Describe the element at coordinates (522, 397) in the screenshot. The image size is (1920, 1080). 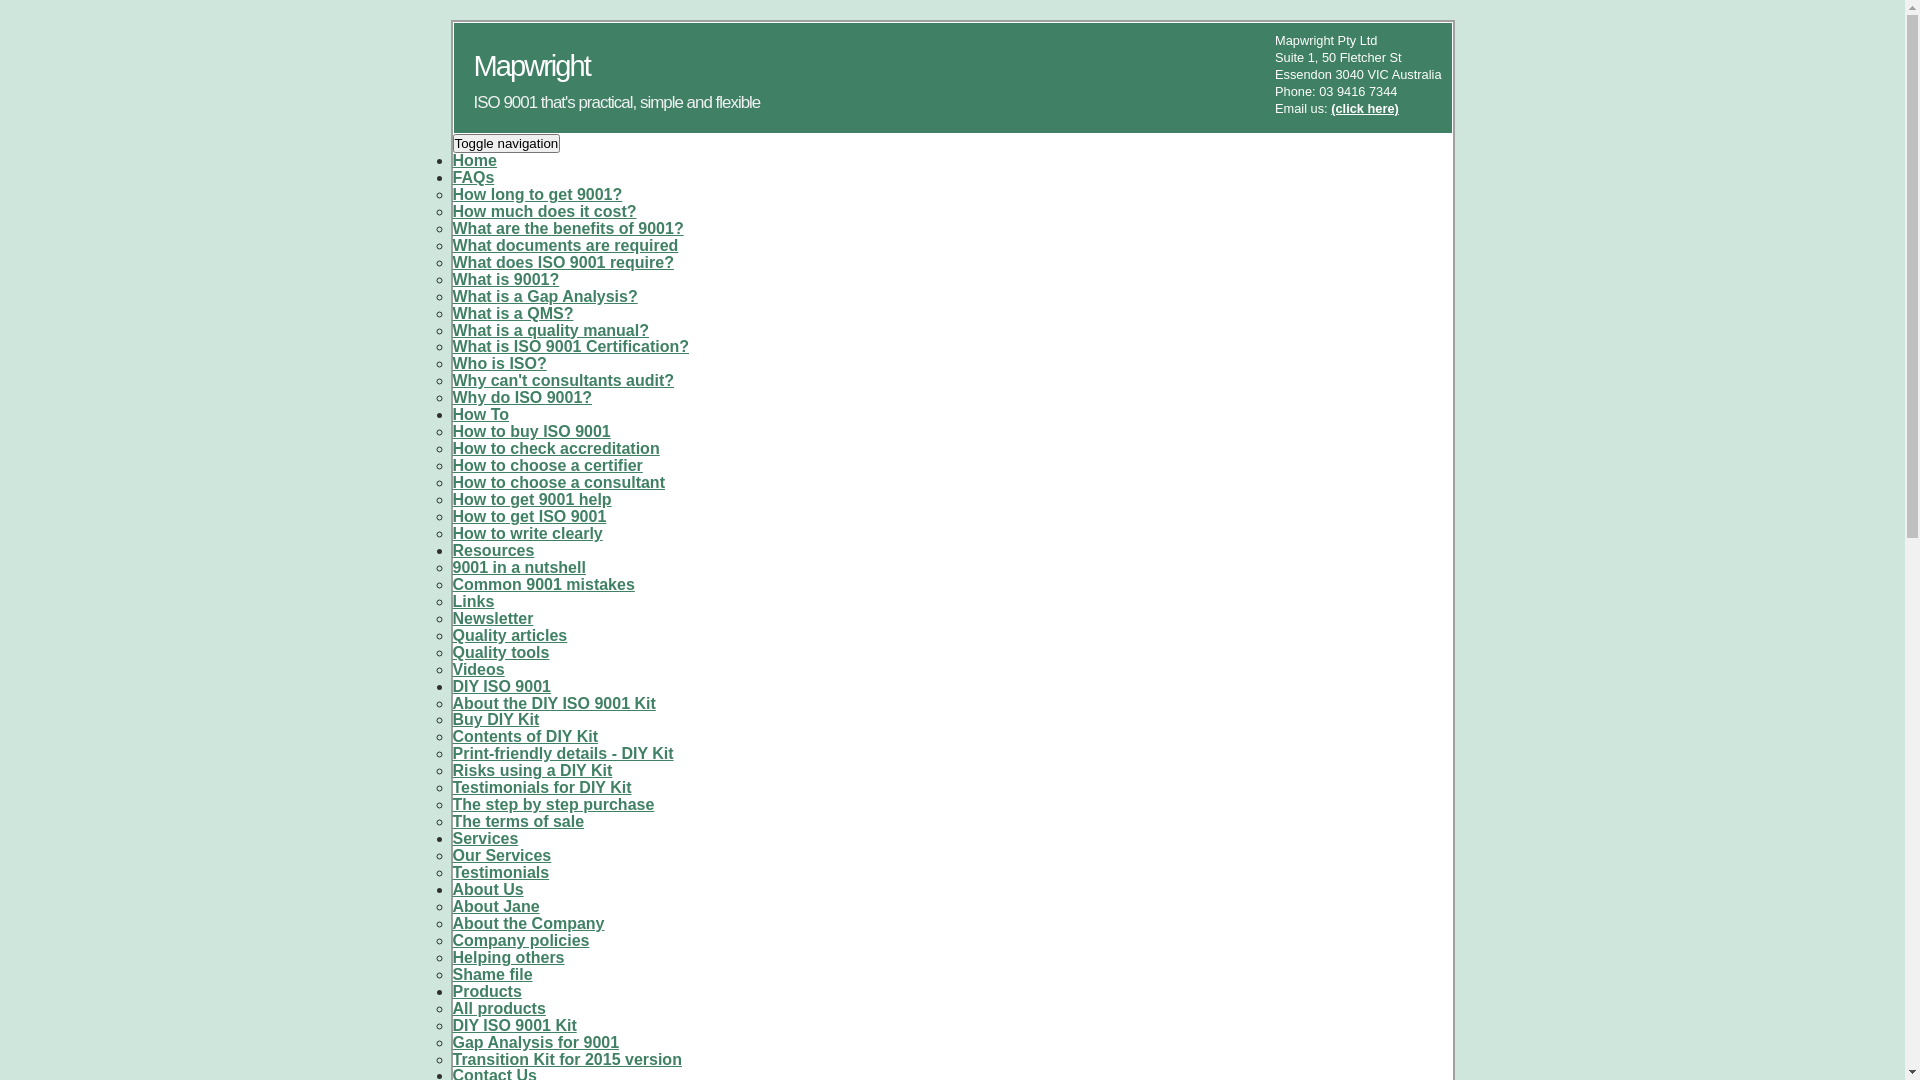
I see `'Why do ISO 9001?'` at that location.